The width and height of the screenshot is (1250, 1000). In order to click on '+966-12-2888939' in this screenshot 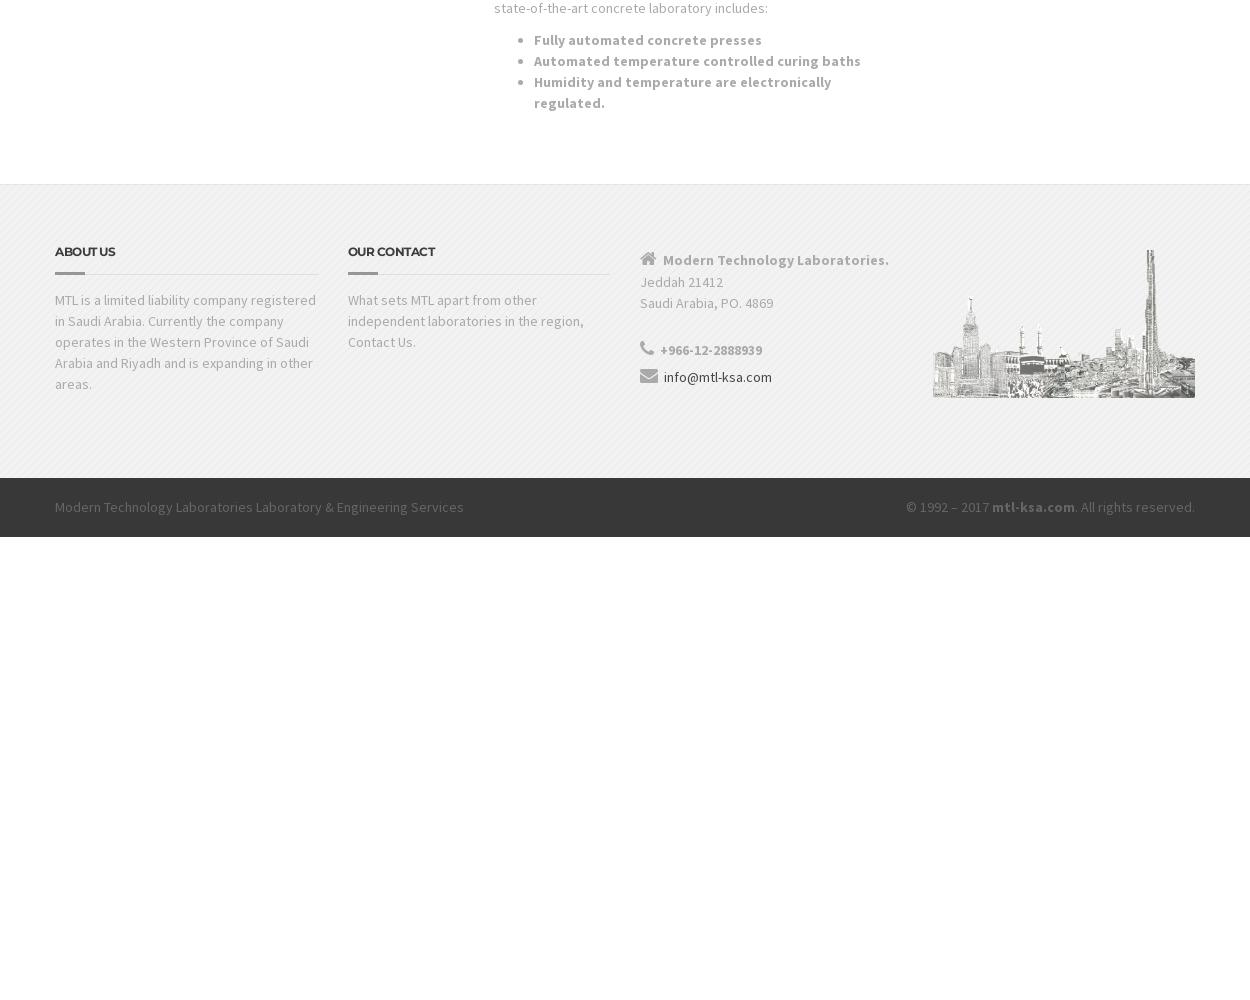, I will do `click(710, 349)`.